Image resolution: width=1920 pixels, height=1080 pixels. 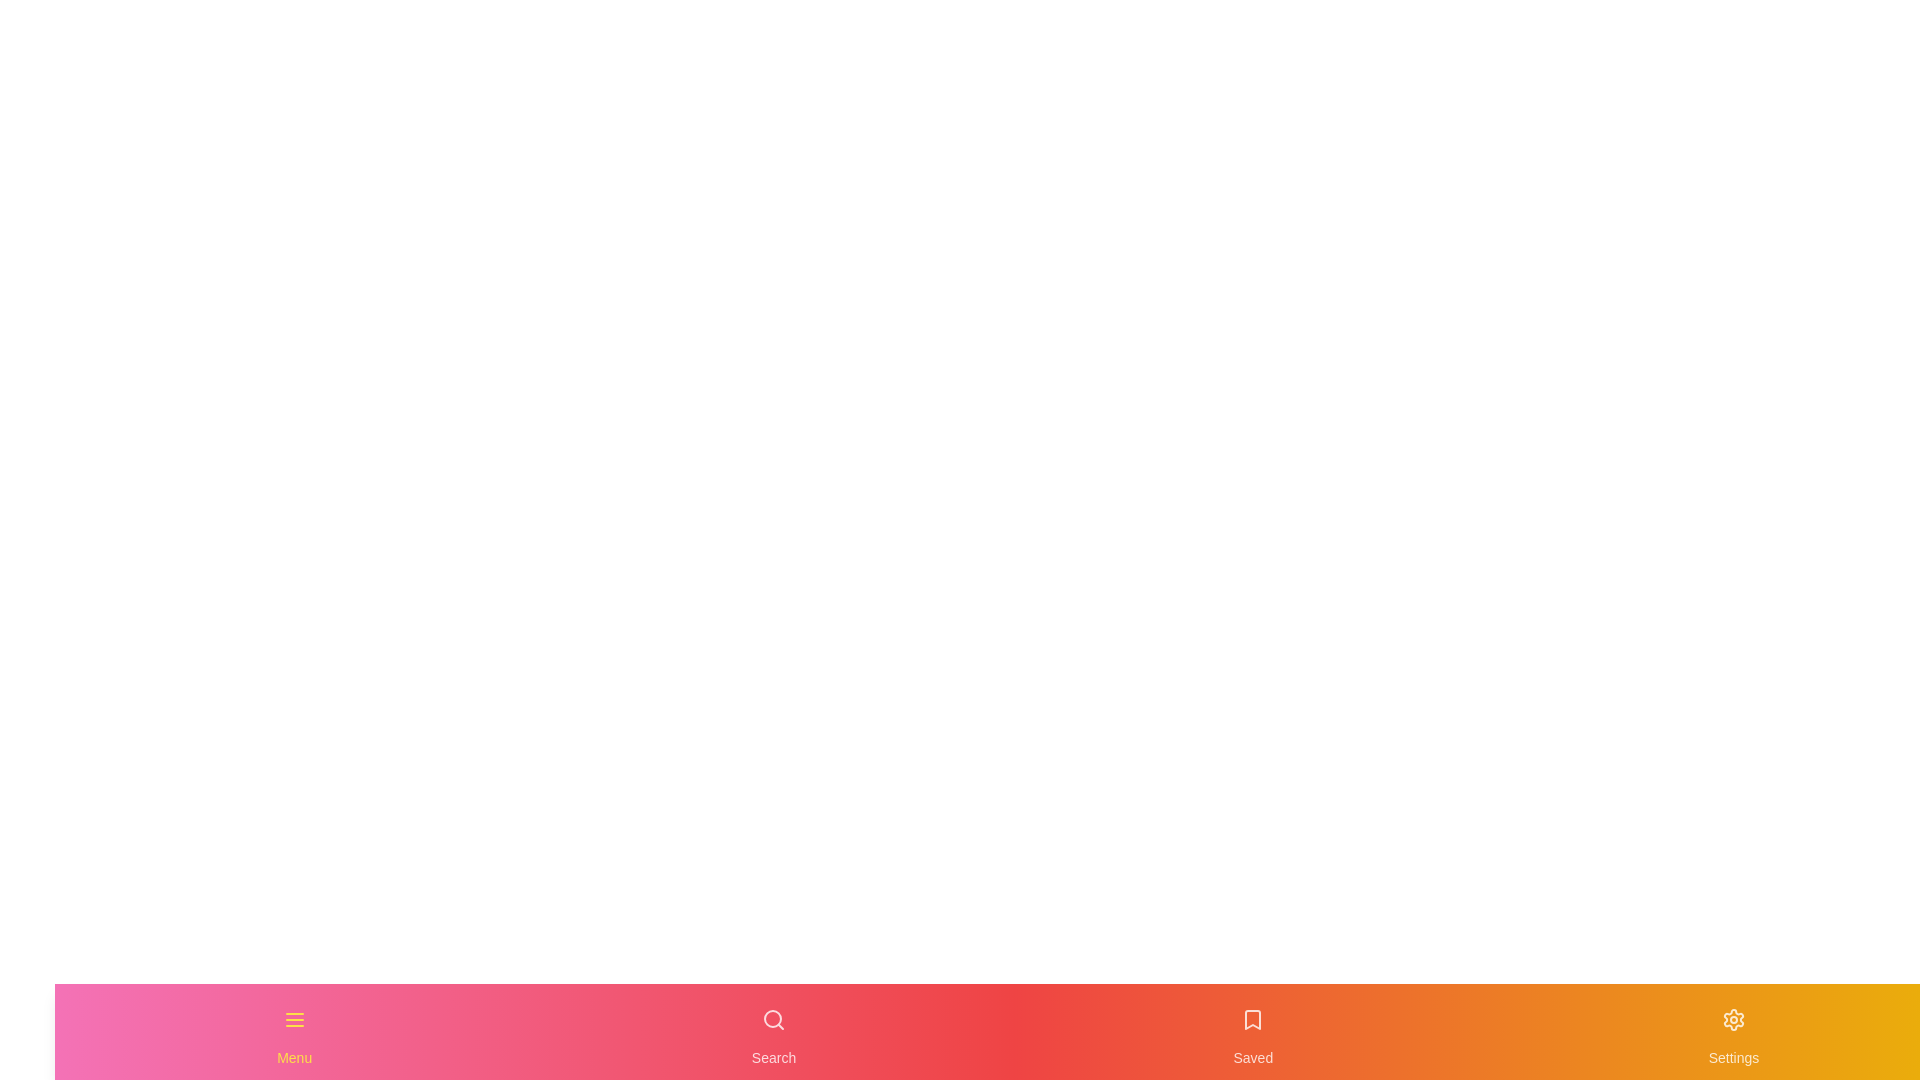 I want to click on the Settings navigation item to activate it, so click(x=1732, y=1032).